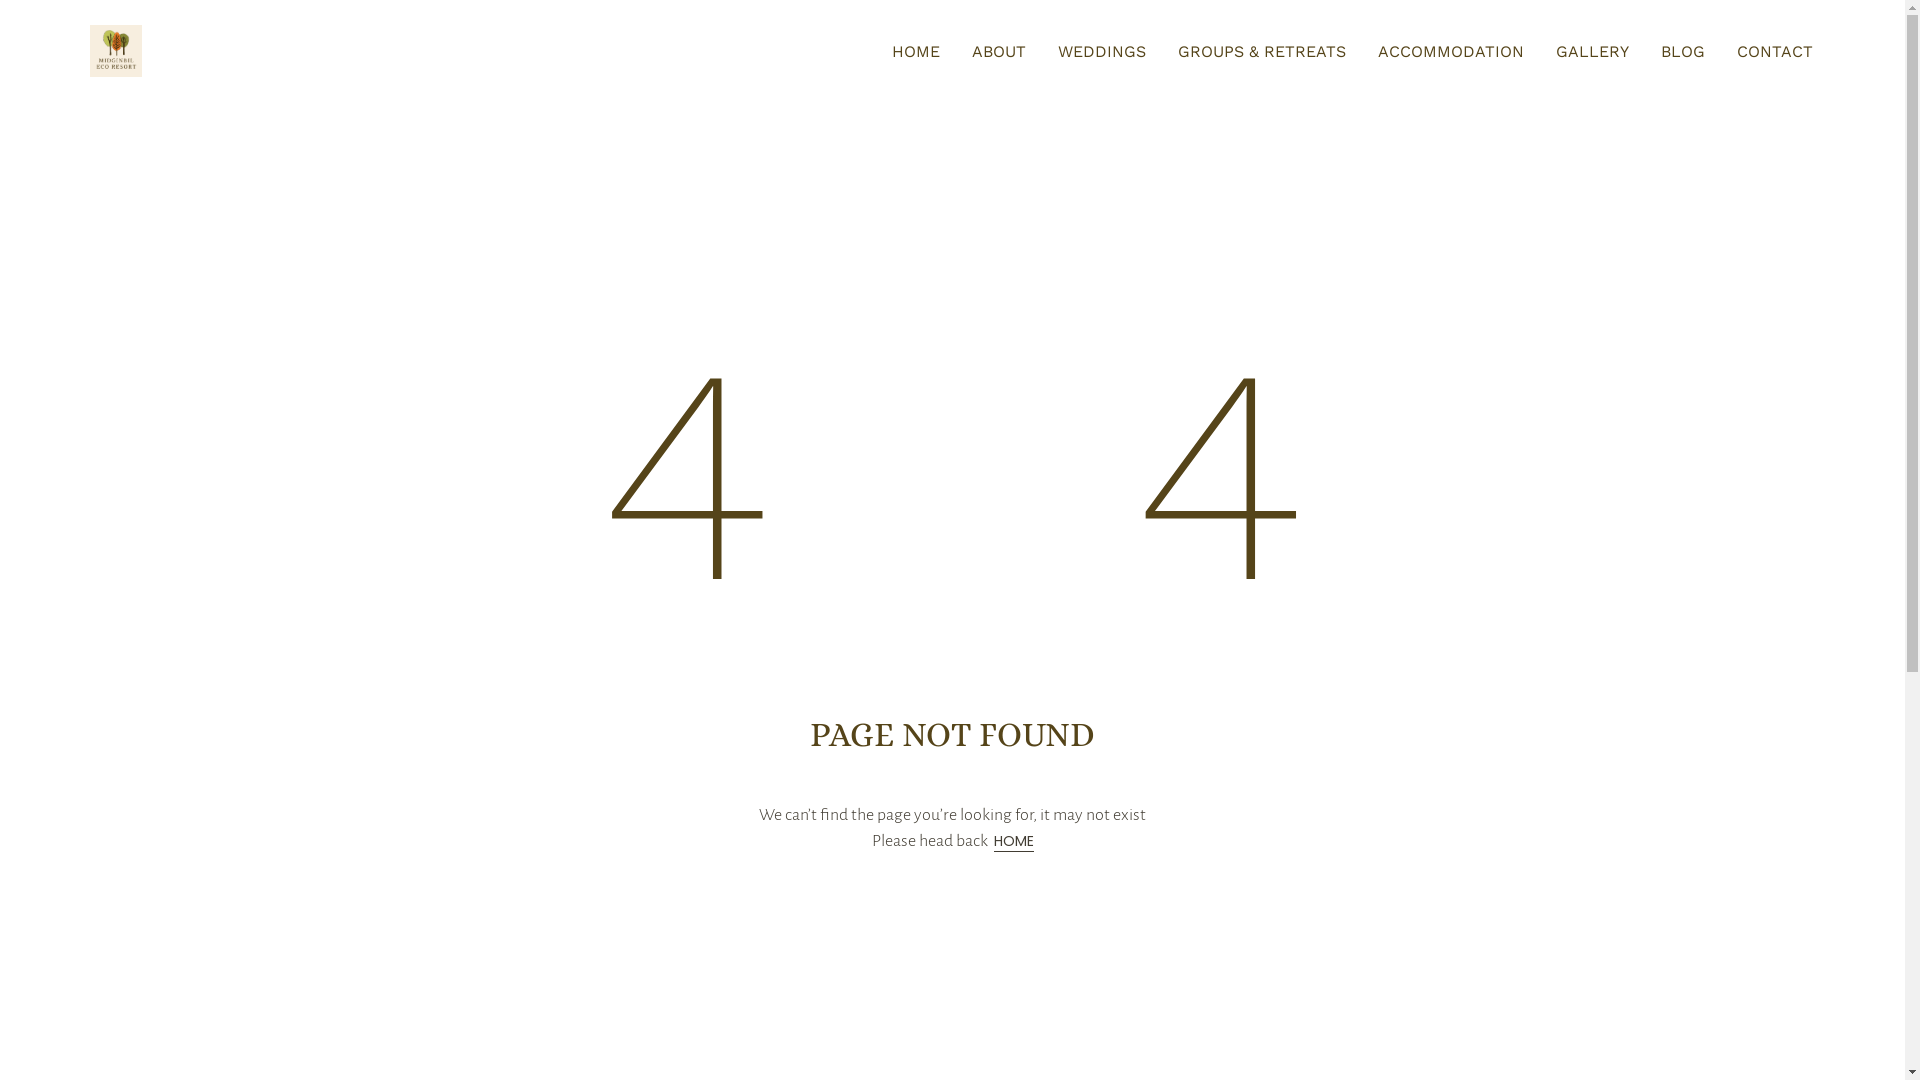  I want to click on 'WEDDINGS', so click(1101, 50).